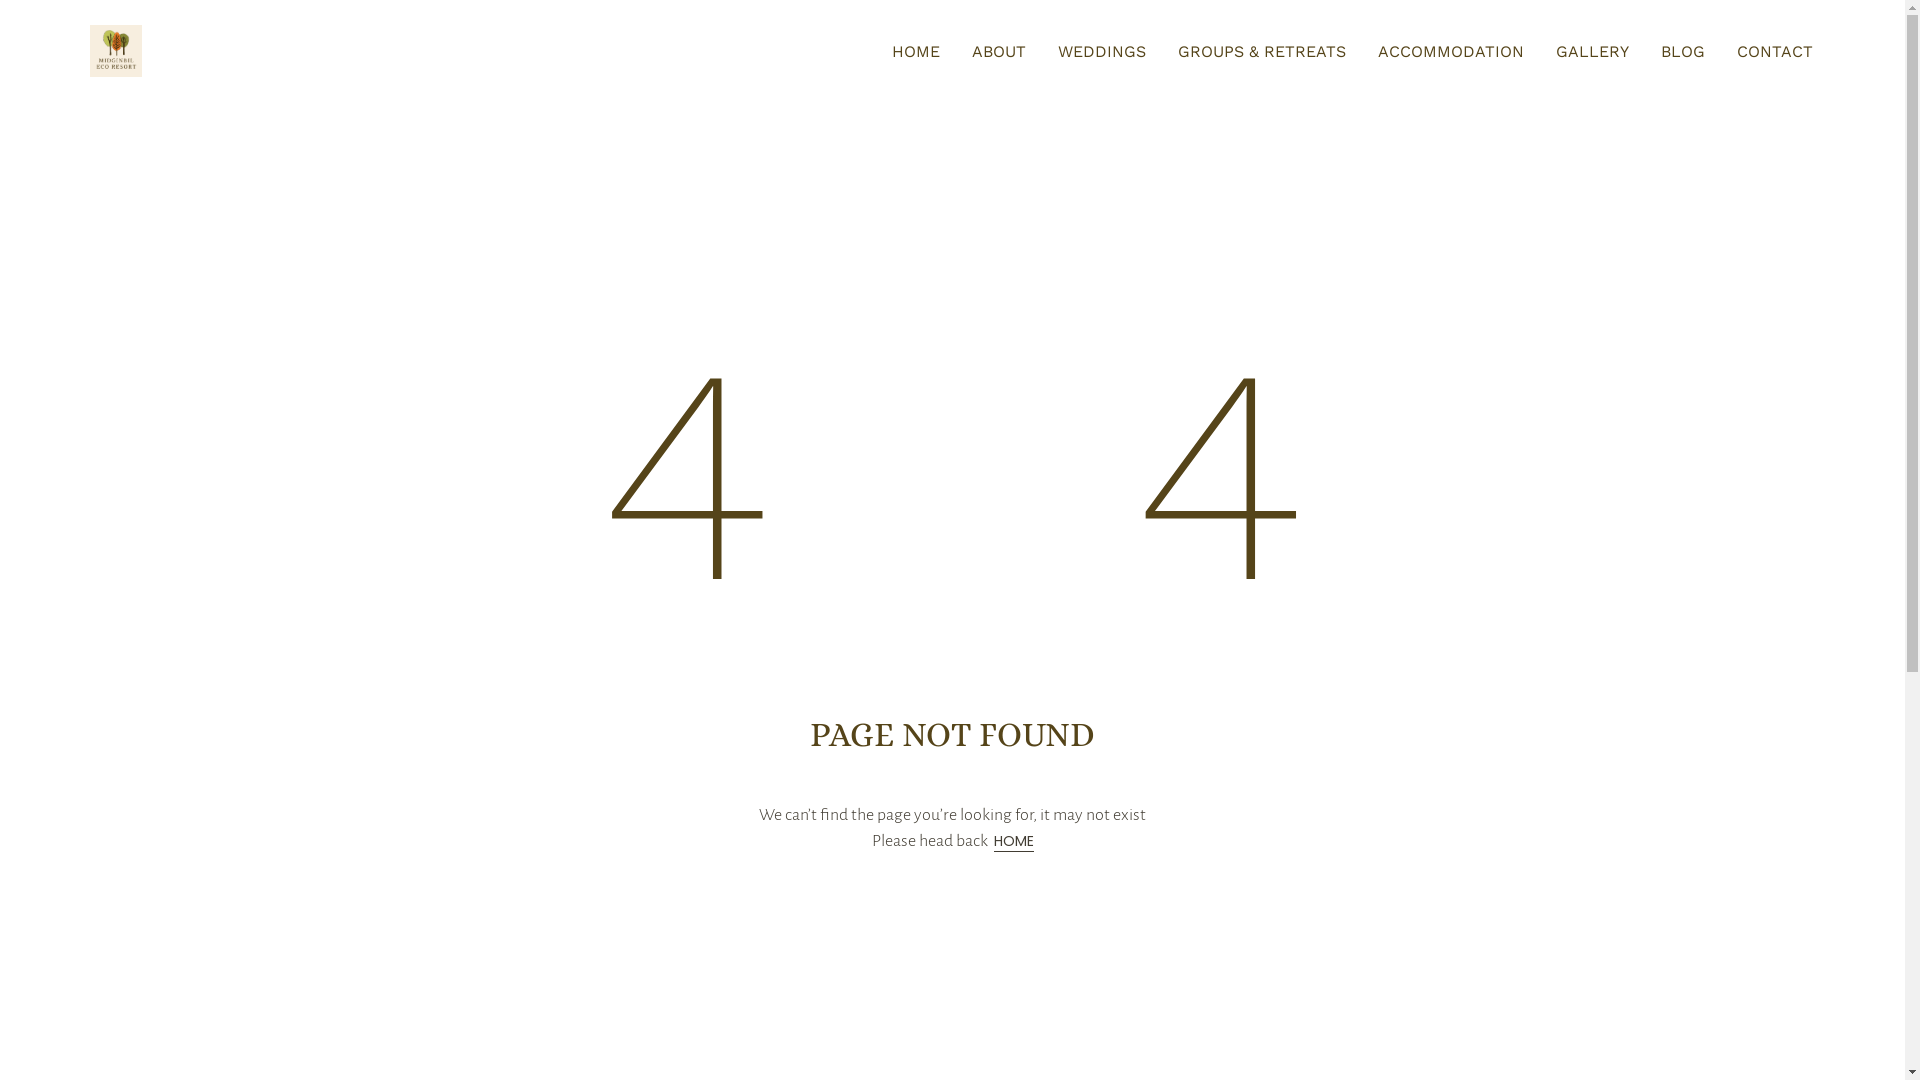  I want to click on 'WEDDINGS', so click(1101, 50).